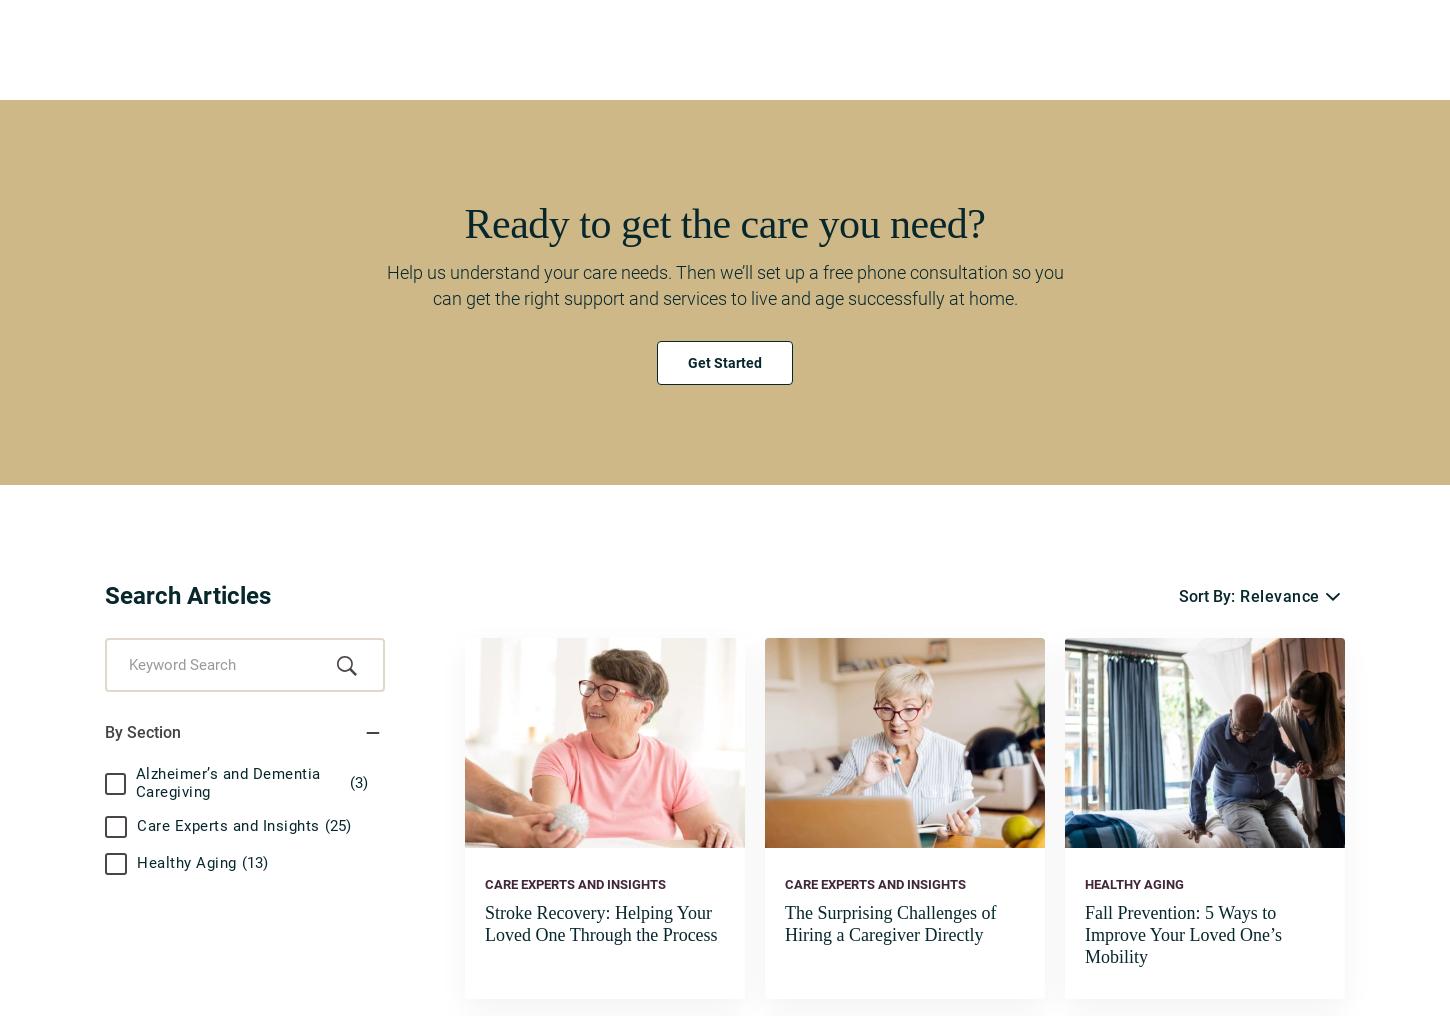 The height and width of the screenshot is (1016, 1450). Describe the element at coordinates (384, 270) in the screenshot. I see `'Help us understand your care needs. Then we’ll set up a free phone consultation so you'` at that location.